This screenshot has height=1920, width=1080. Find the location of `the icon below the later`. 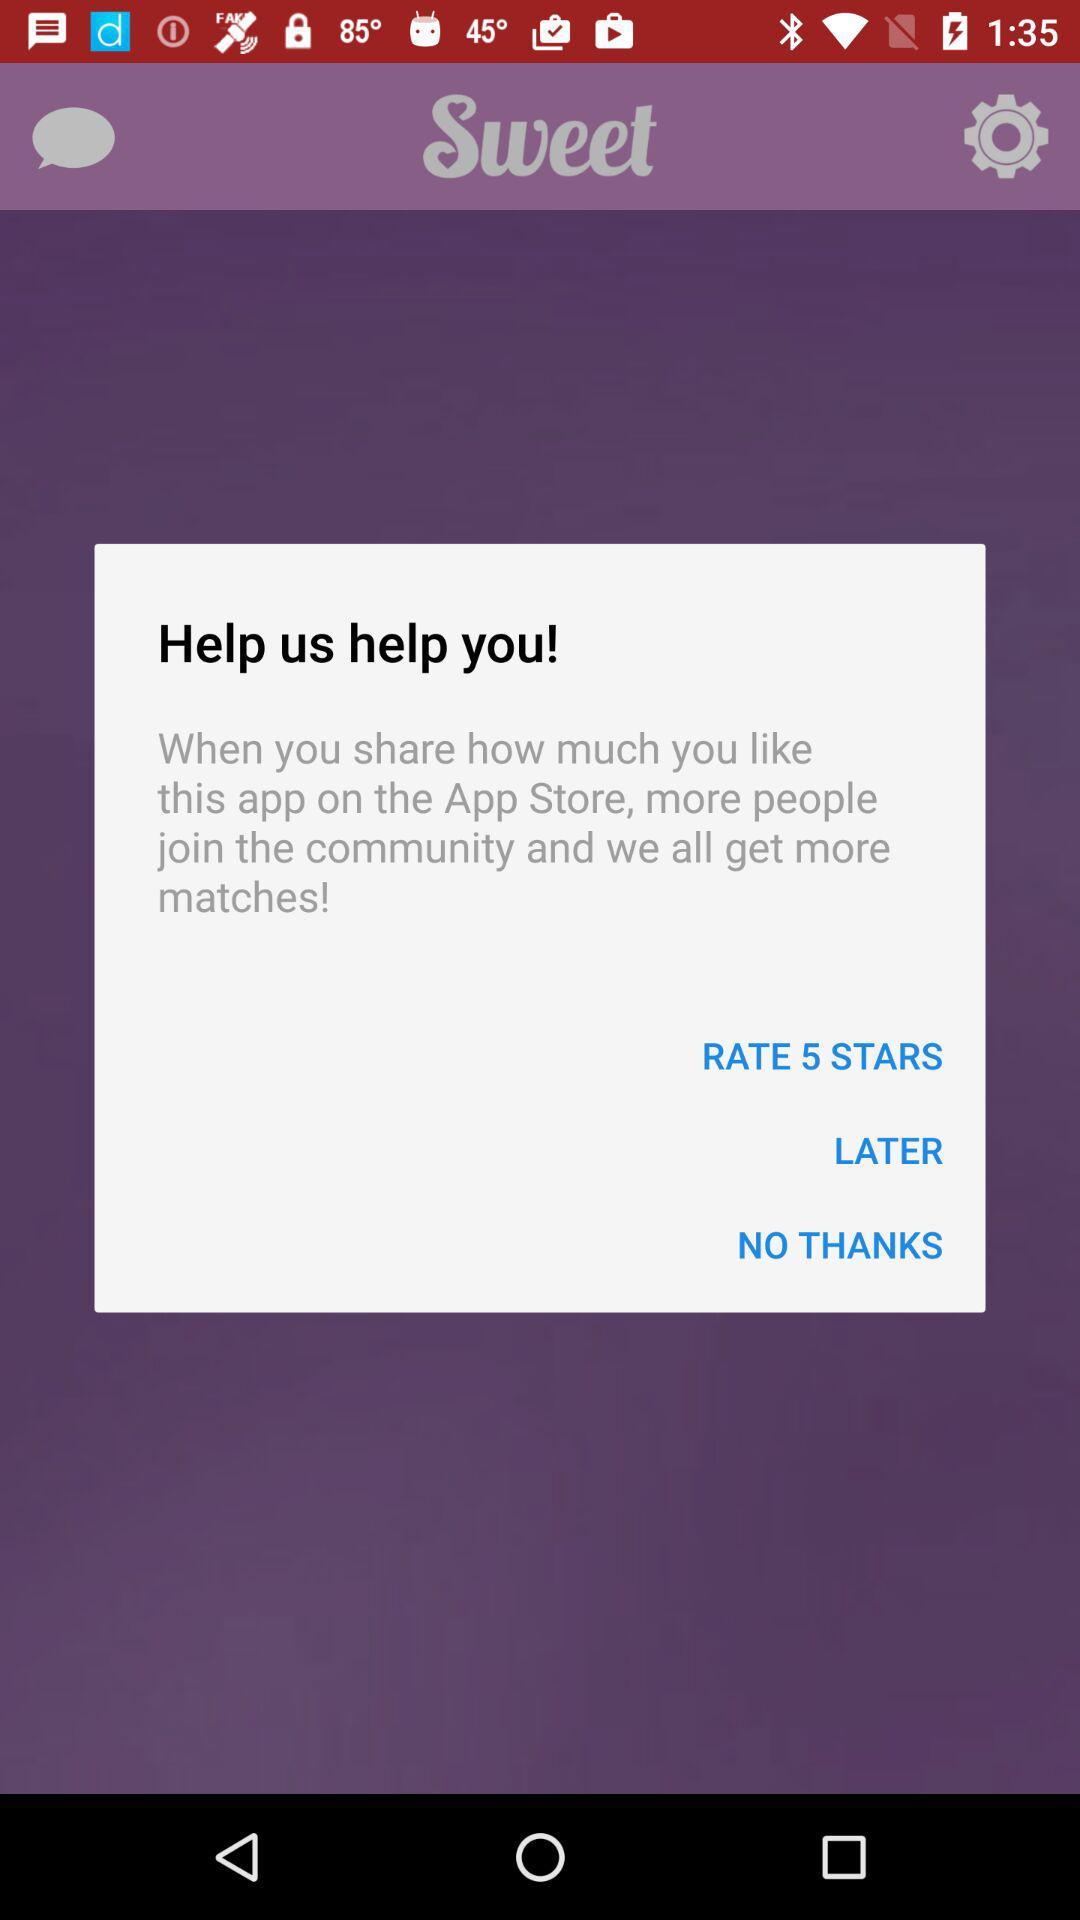

the icon below the later is located at coordinates (840, 1243).